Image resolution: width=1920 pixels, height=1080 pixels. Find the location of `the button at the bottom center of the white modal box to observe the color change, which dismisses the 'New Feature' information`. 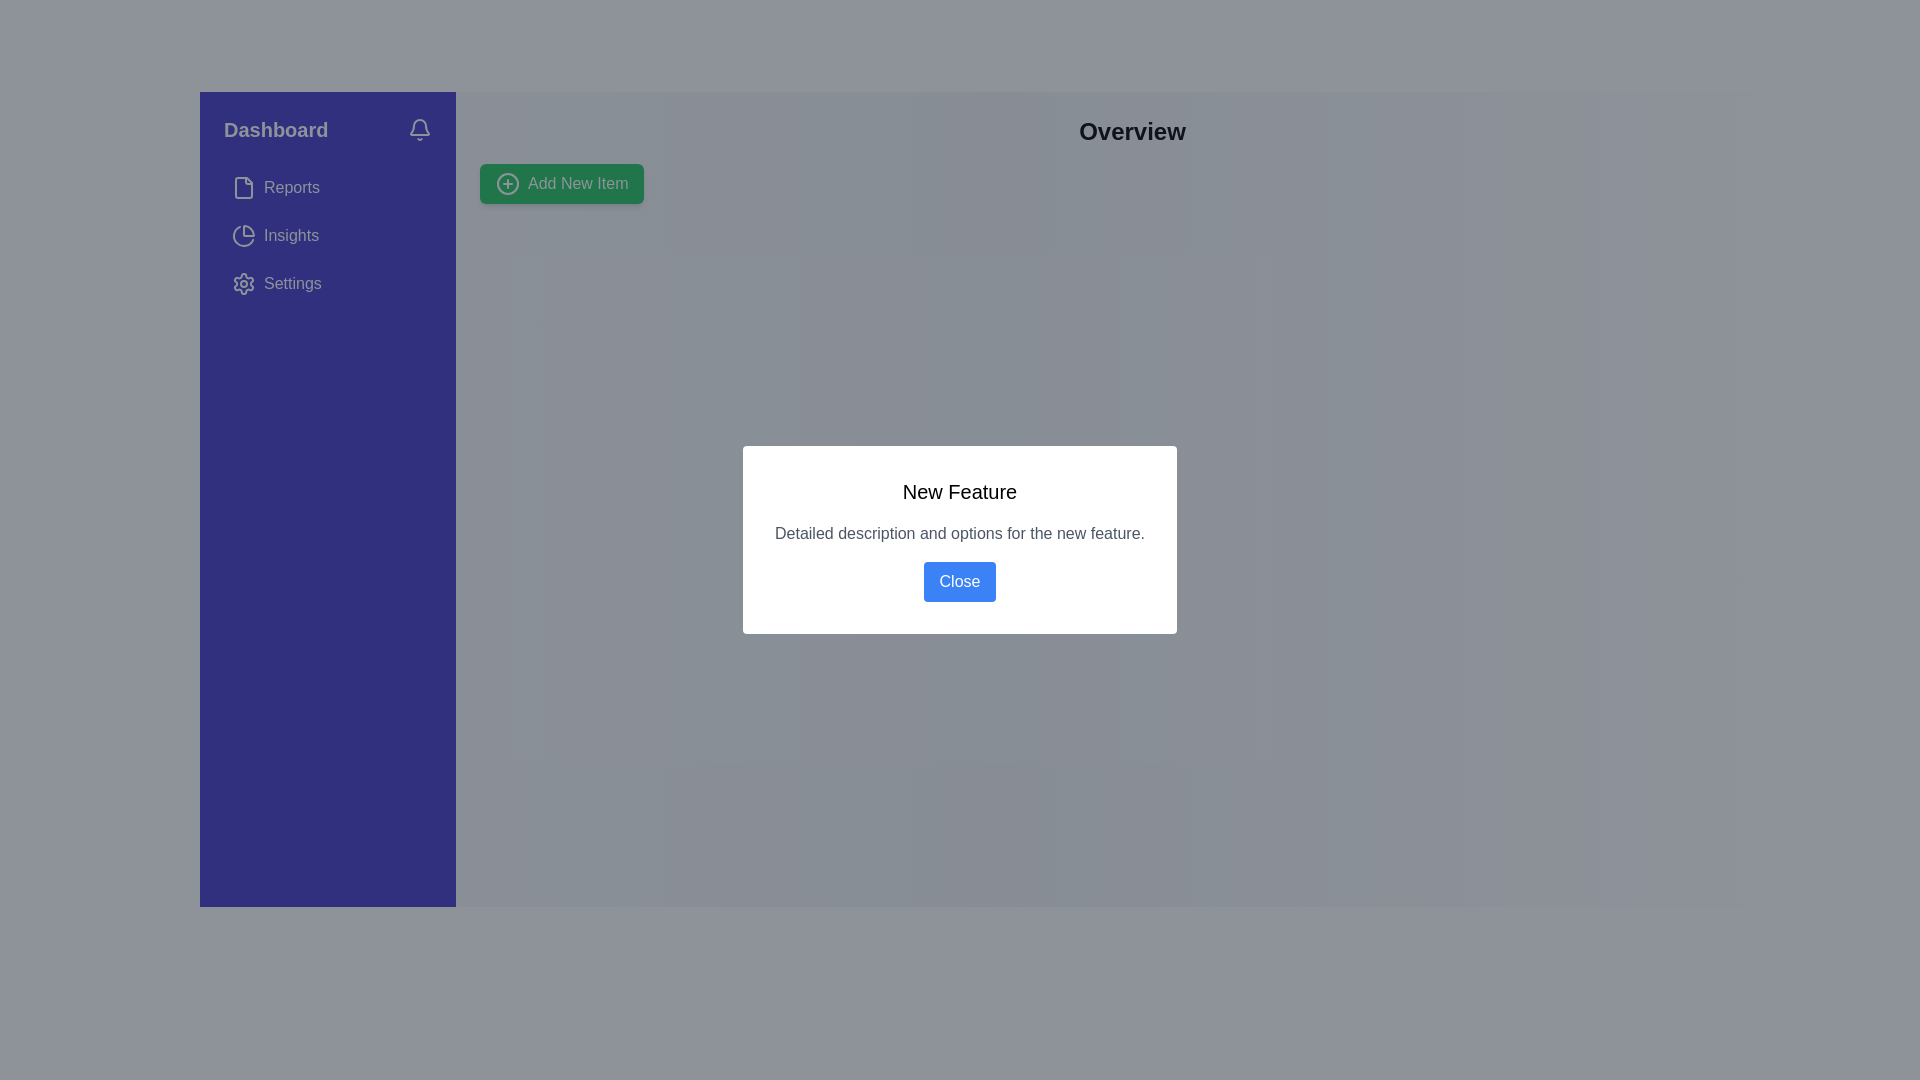

the button at the bottom center of the white modal box to observe the color change, which dismisses the 'New Feature' information is located at coordinates (960, 582).